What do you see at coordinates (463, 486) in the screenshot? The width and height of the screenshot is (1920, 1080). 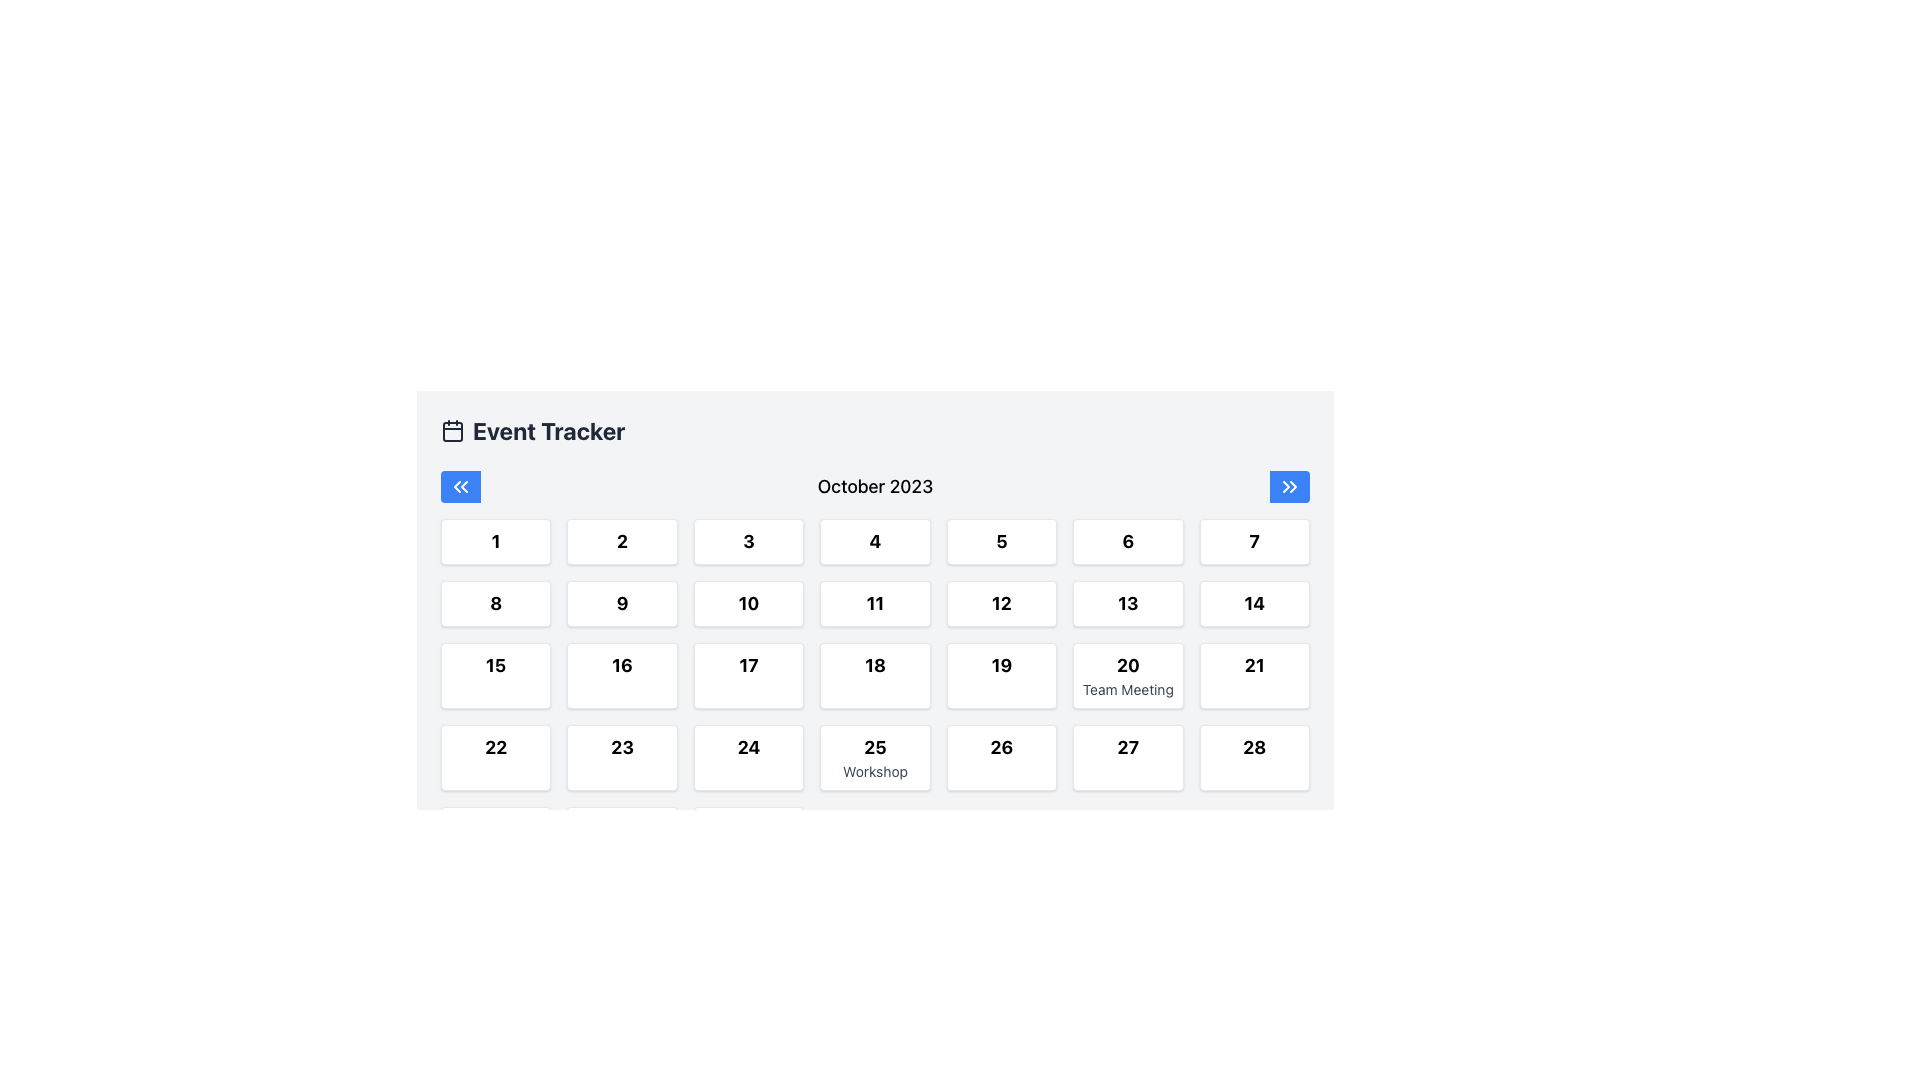 I see `the leftward-pointing triangular icon located in the left-side navigation of the calendar component` at bounding box center [463, 486].